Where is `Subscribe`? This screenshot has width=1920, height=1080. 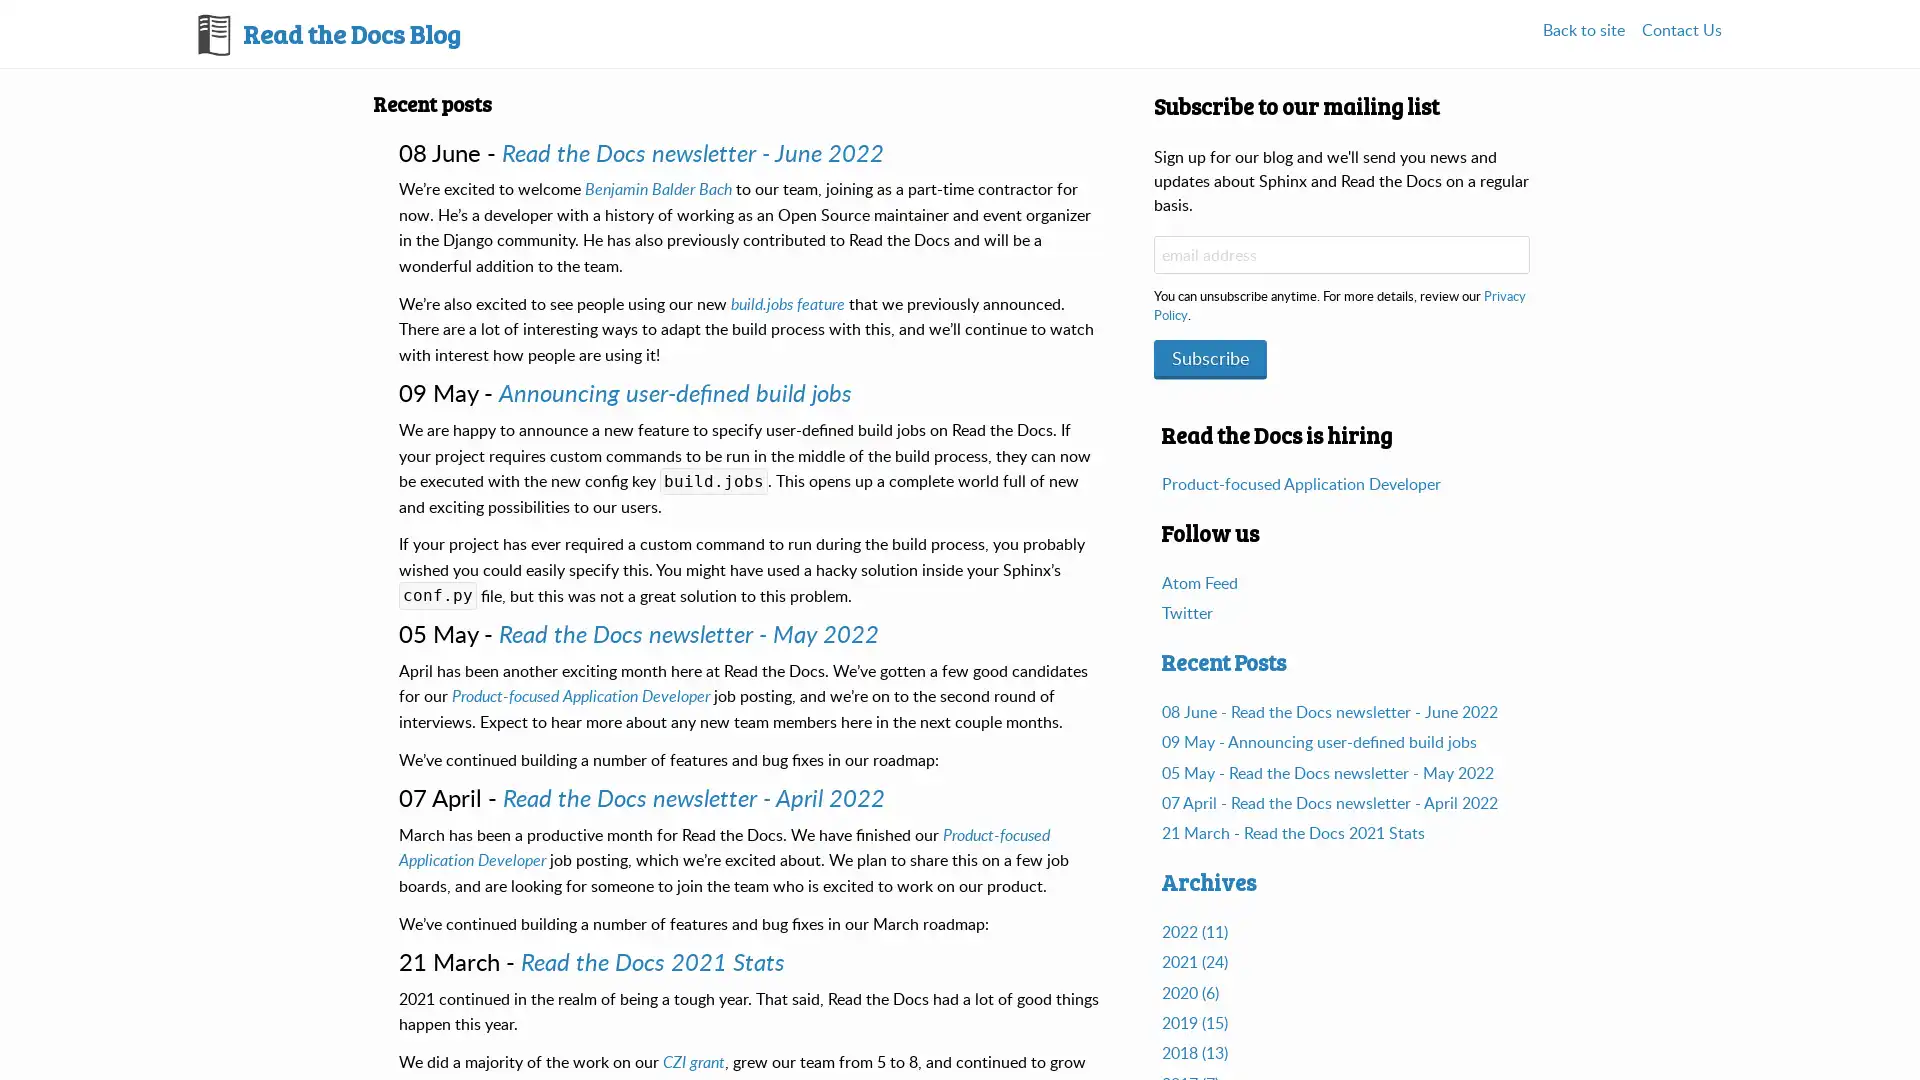 Subscribe is located at coordinates (1209, 356).